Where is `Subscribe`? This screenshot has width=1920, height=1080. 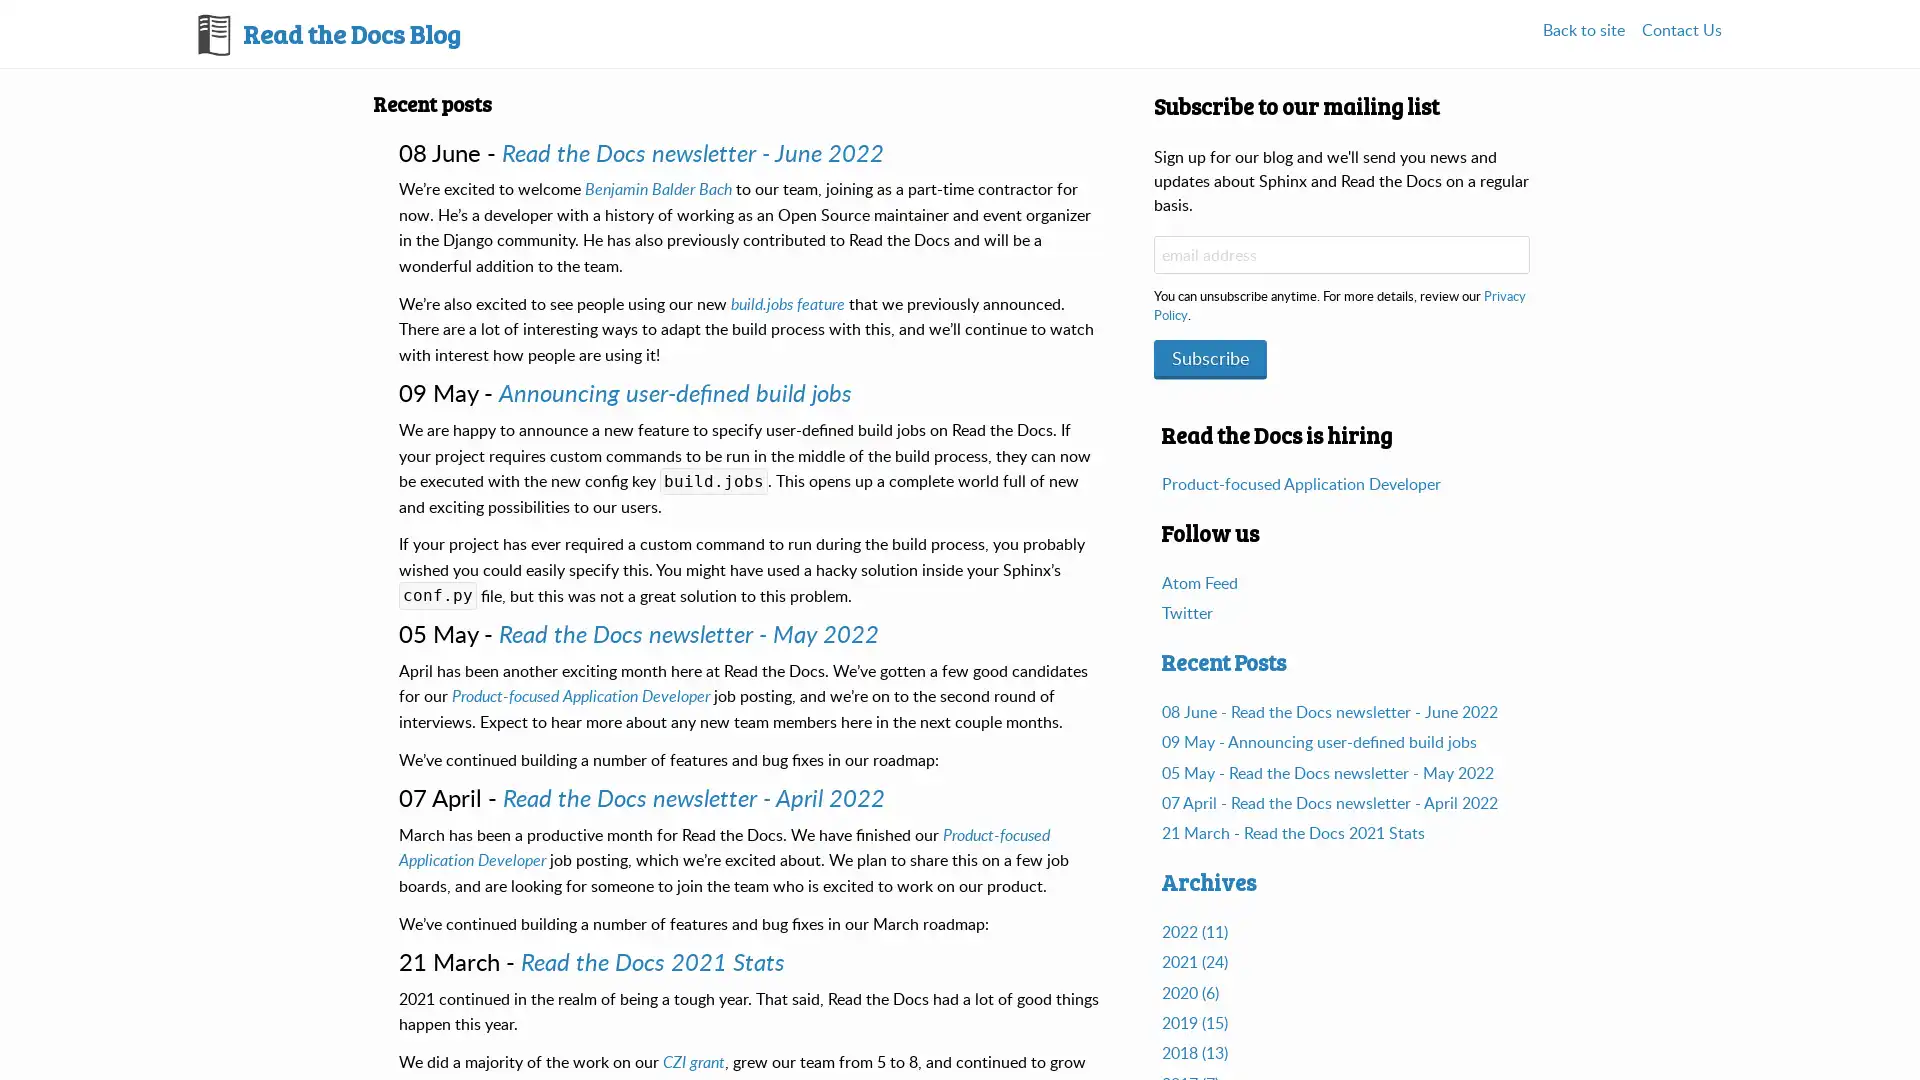 Subscribe is located at coordinates (1209, 356).